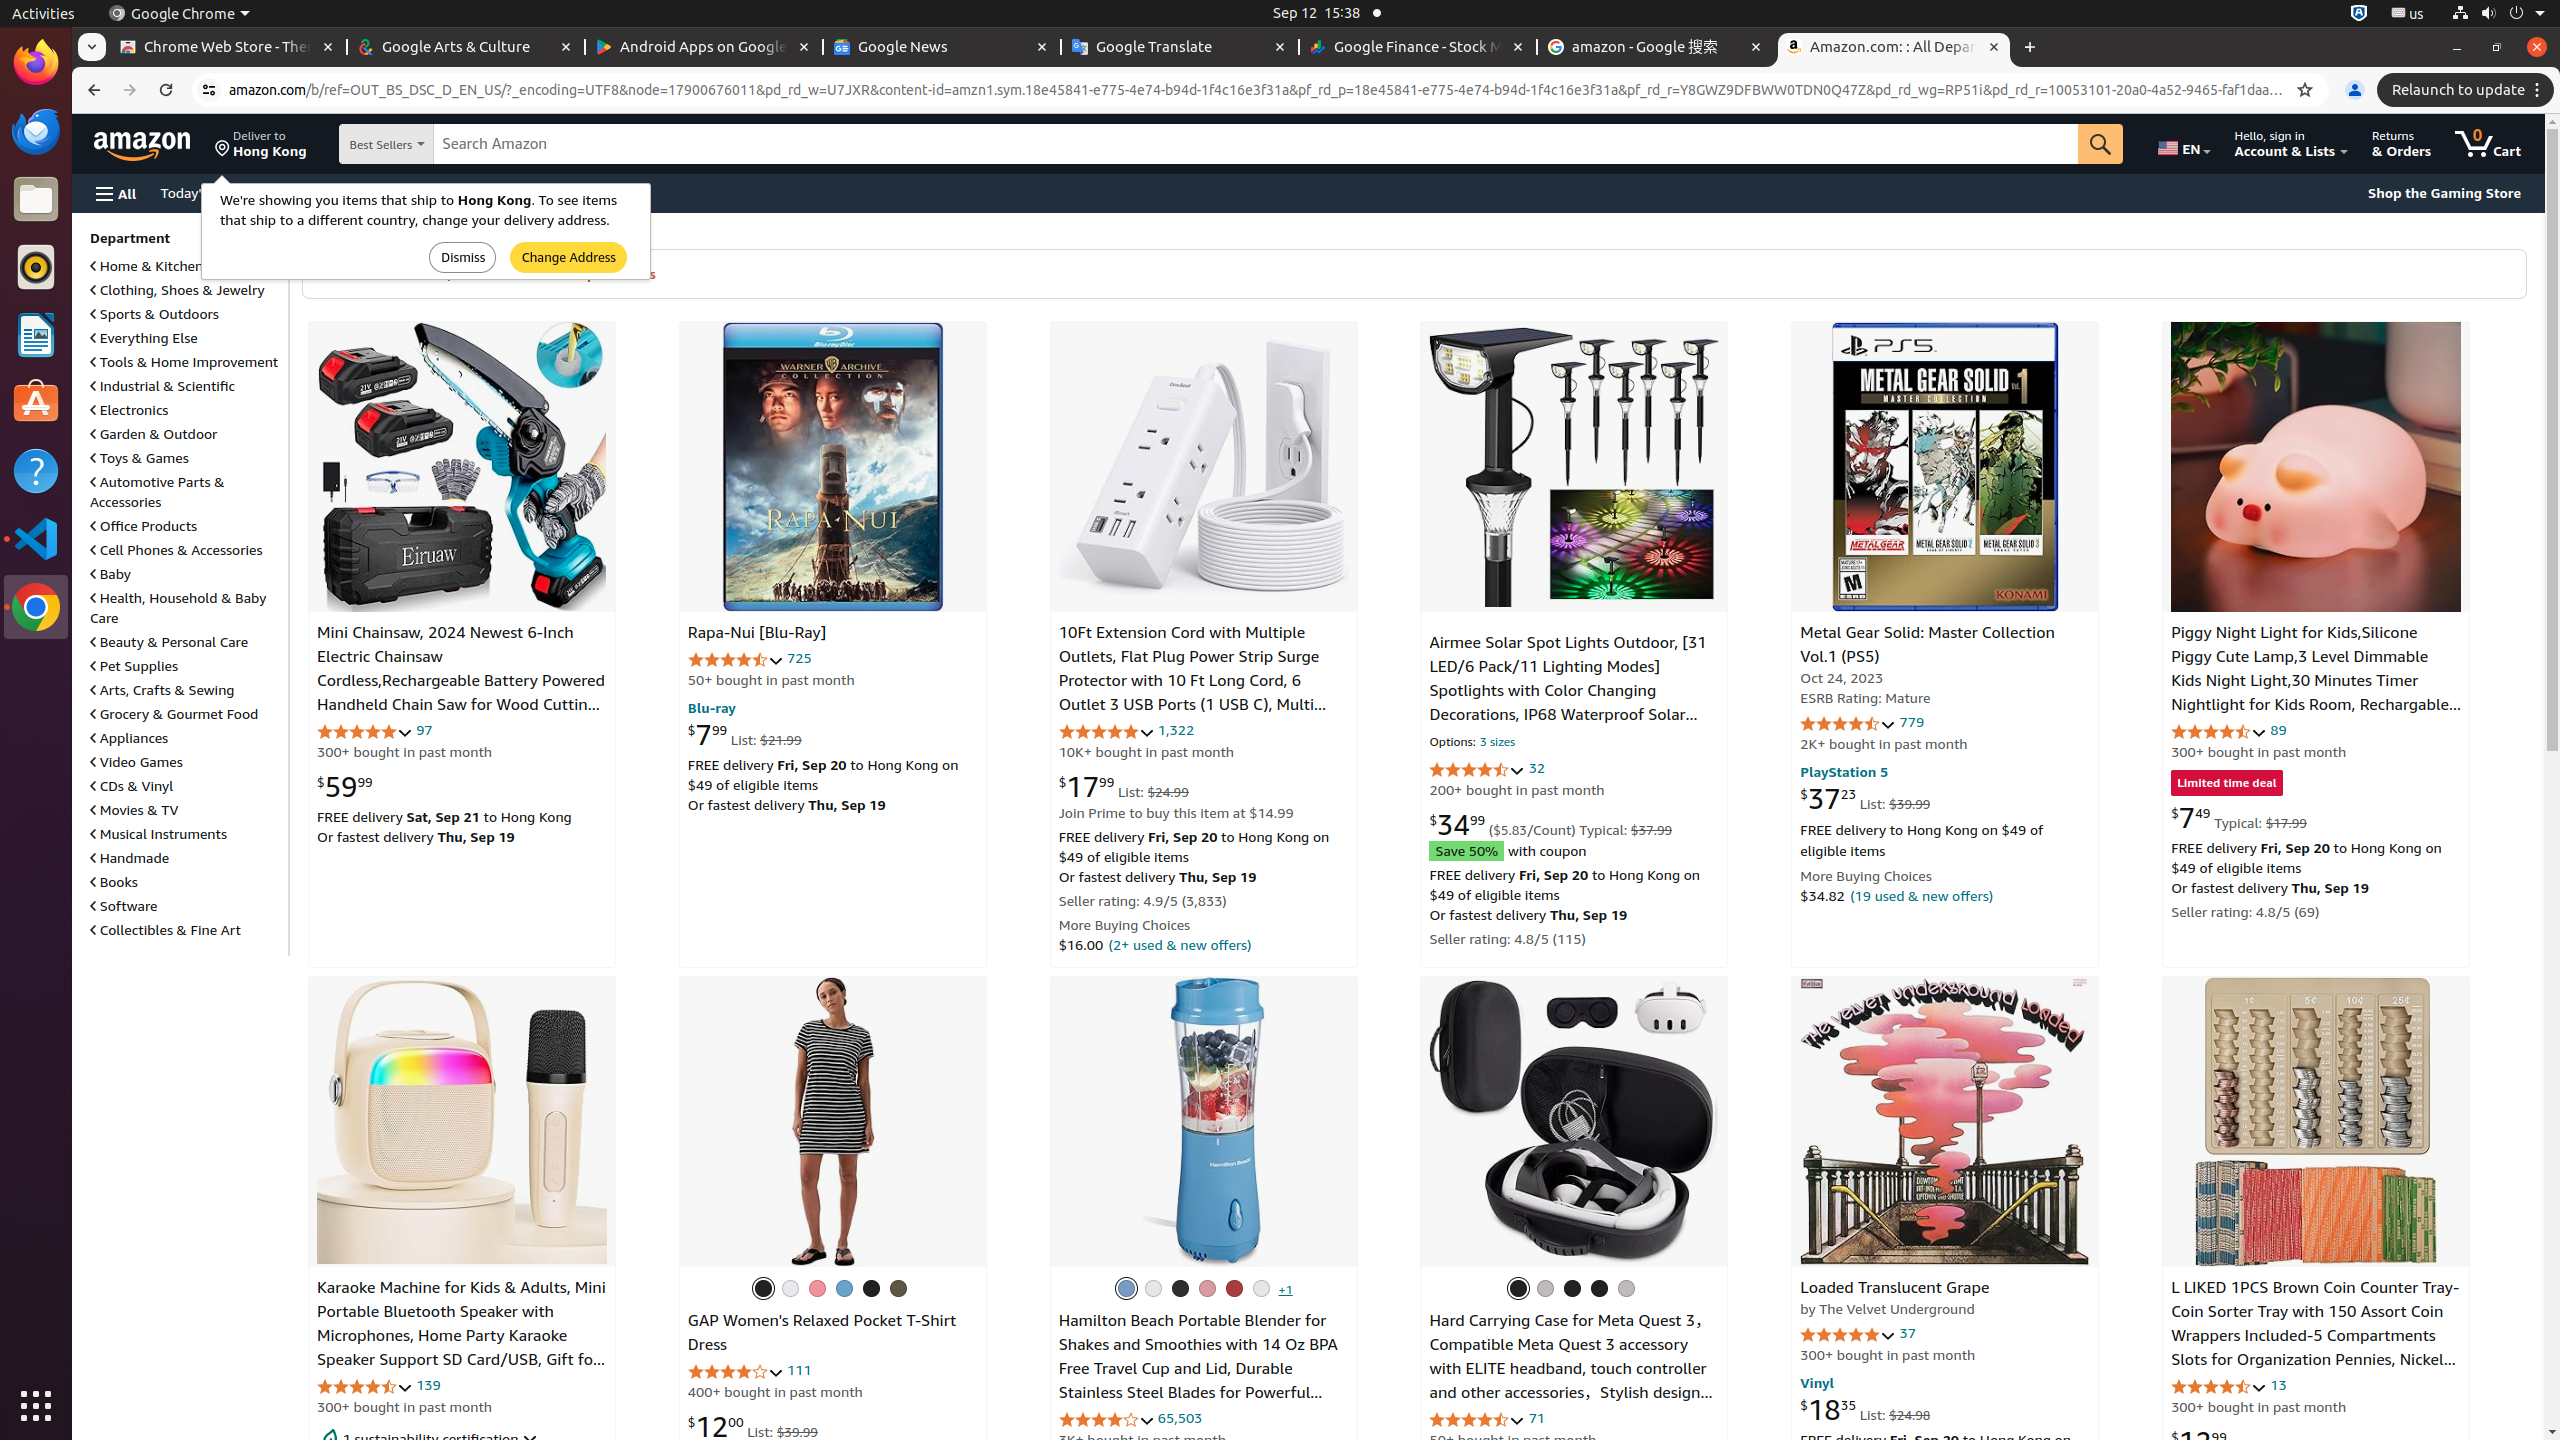 The height and width of the screenshot is (1440, 2560). Describe the element at coordinates (1260, 1286) in the screenshot. I see `'White'` at that location.